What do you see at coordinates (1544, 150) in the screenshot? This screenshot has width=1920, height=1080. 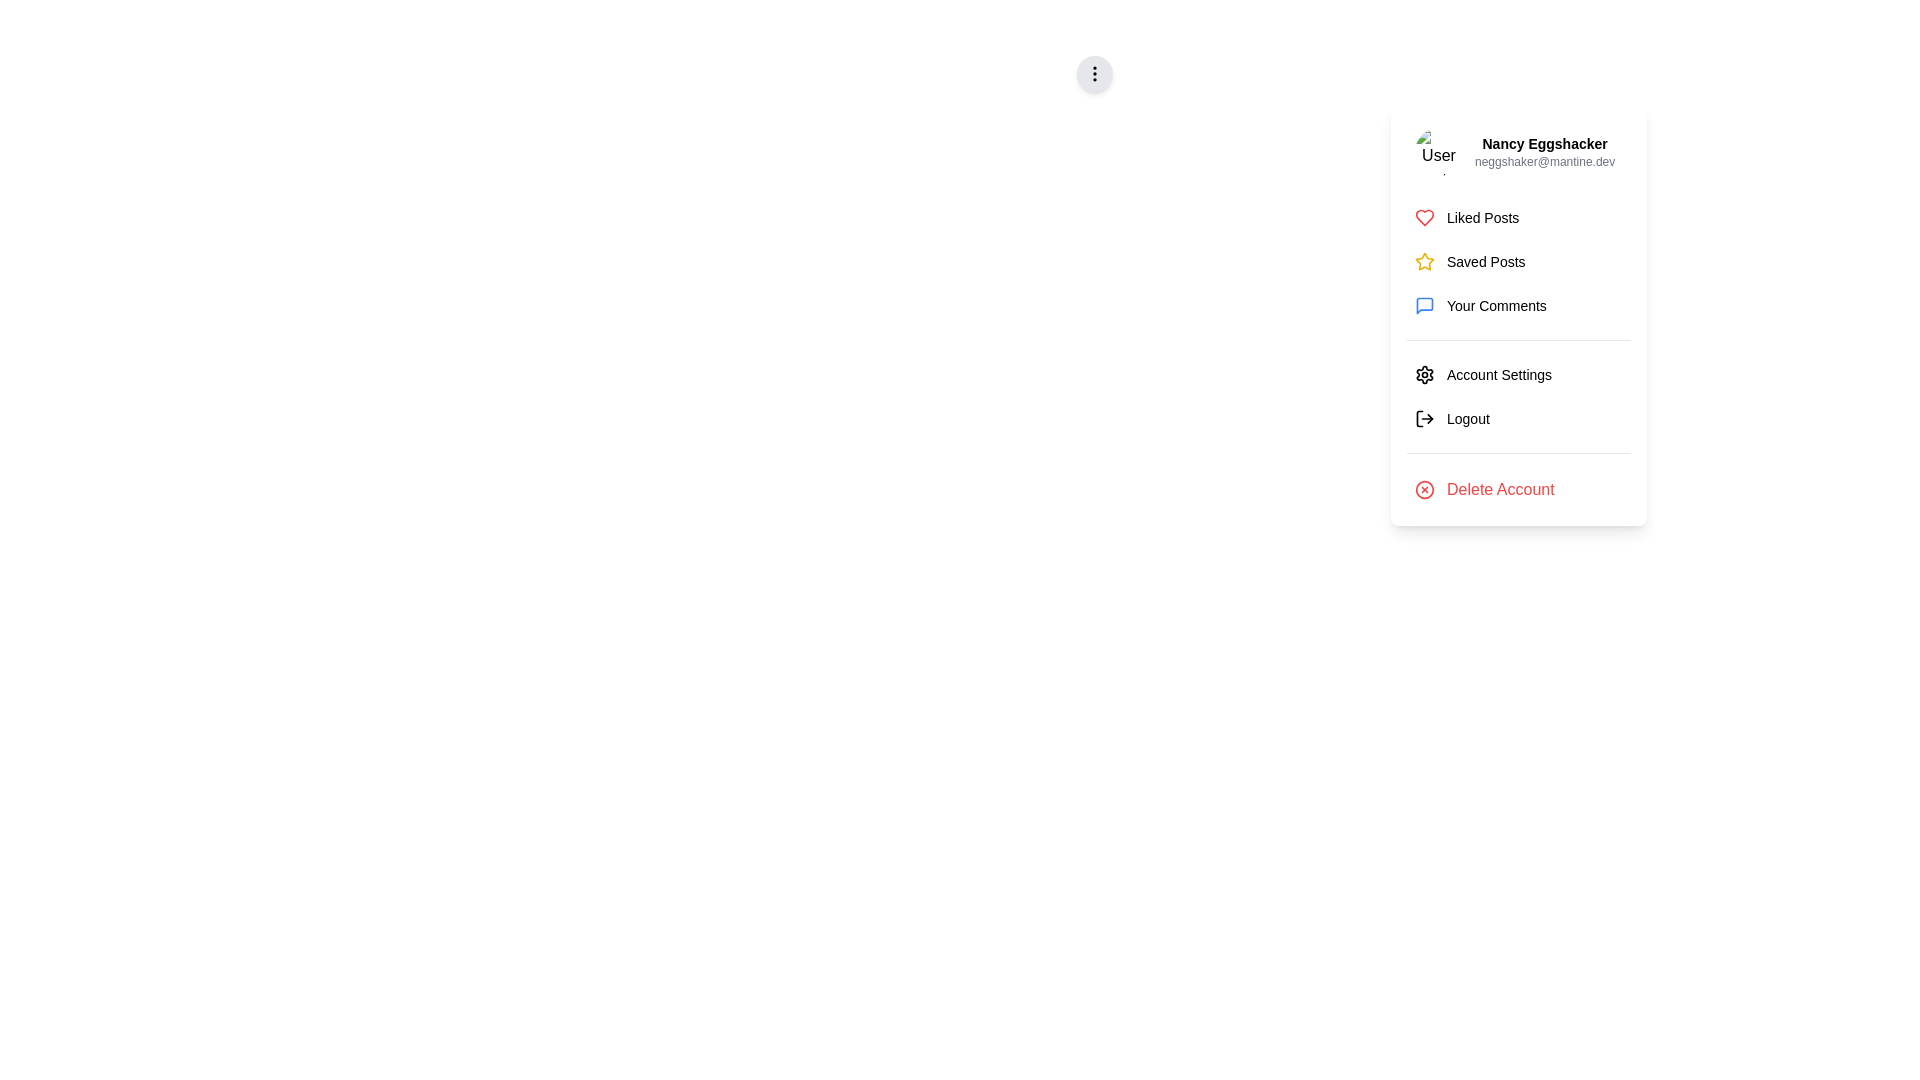 I see `user's name and email address displayed in the text display located in the top part of the dropdown menu, just to the right of the user avatar icon` at bounding box center [1544, 150].